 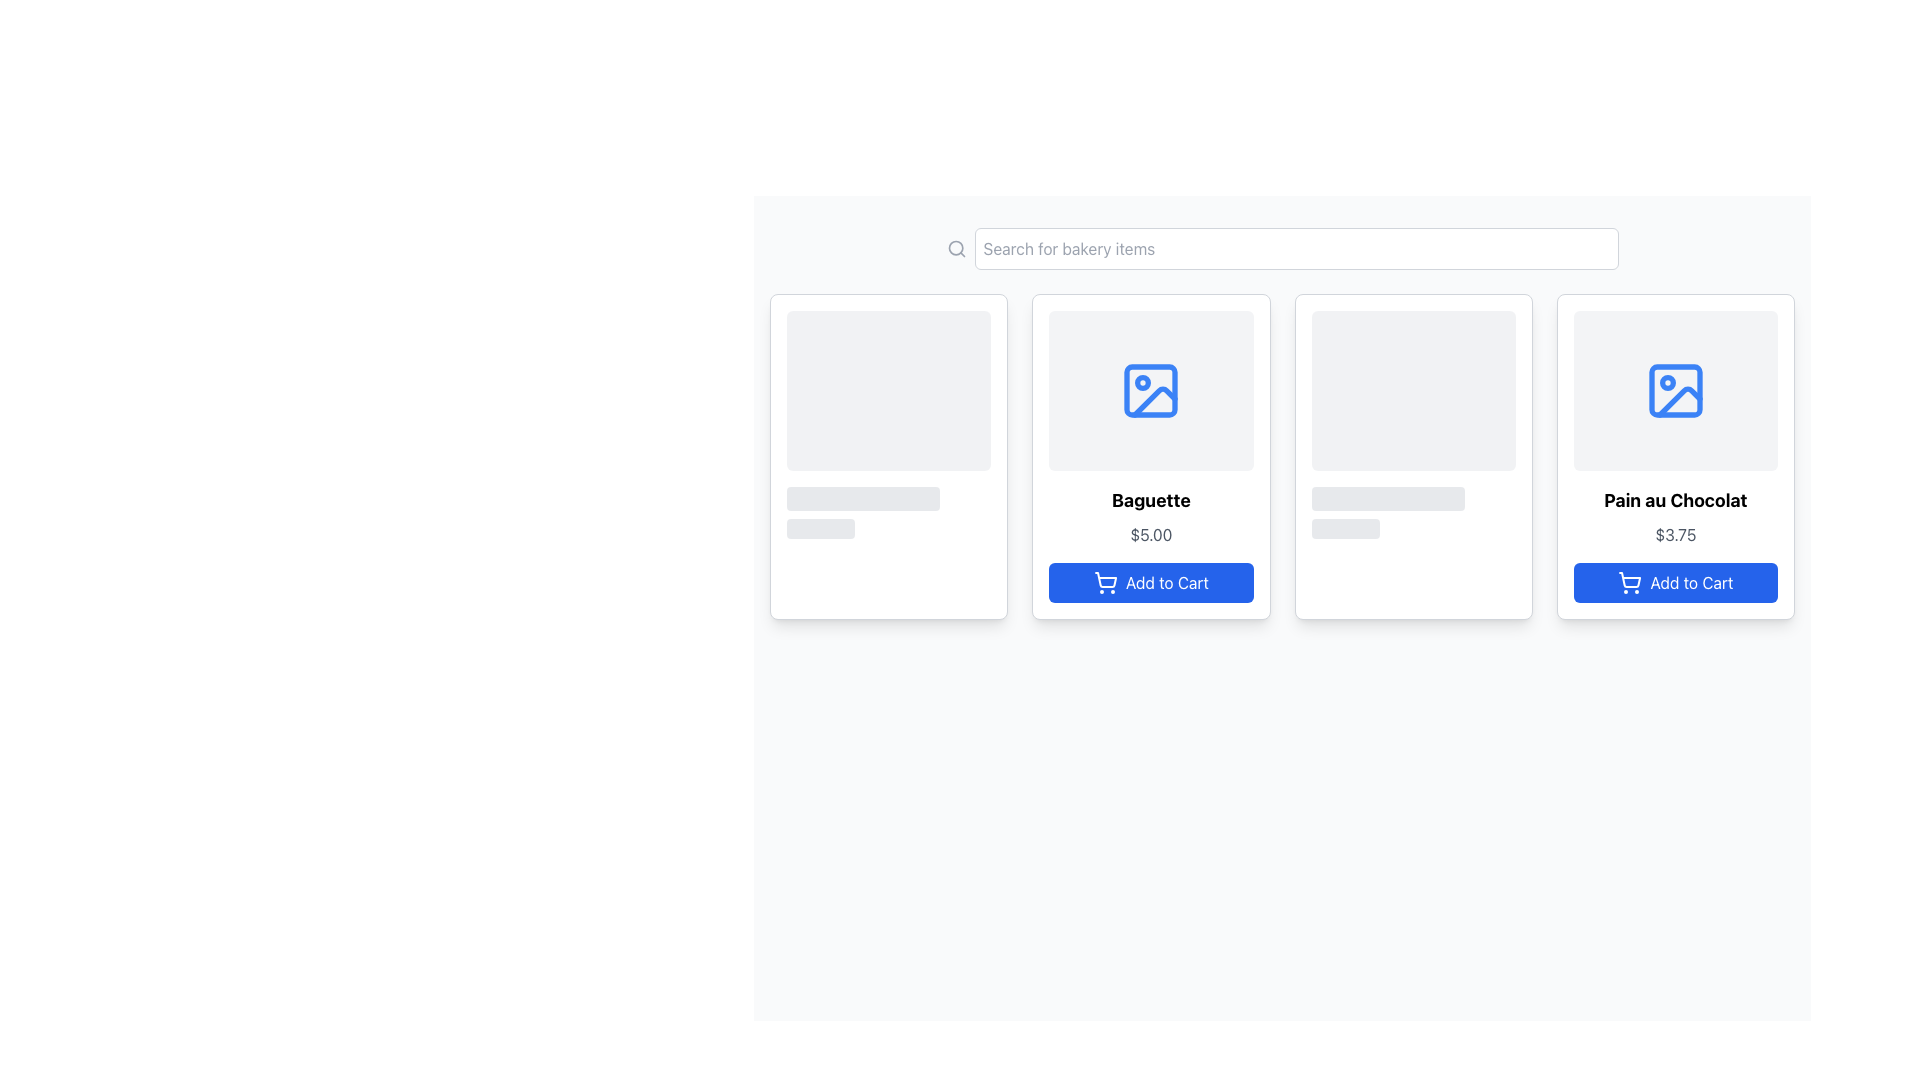 What do you see at coordinates (1151, 500) in the screenshot?
I see `product name from the title text element of the product card labeled 'Baguette', which is centrally located in the second card of the row, preceding the price text and 'Add to Cart' button` at bounding box center [1151, 500].